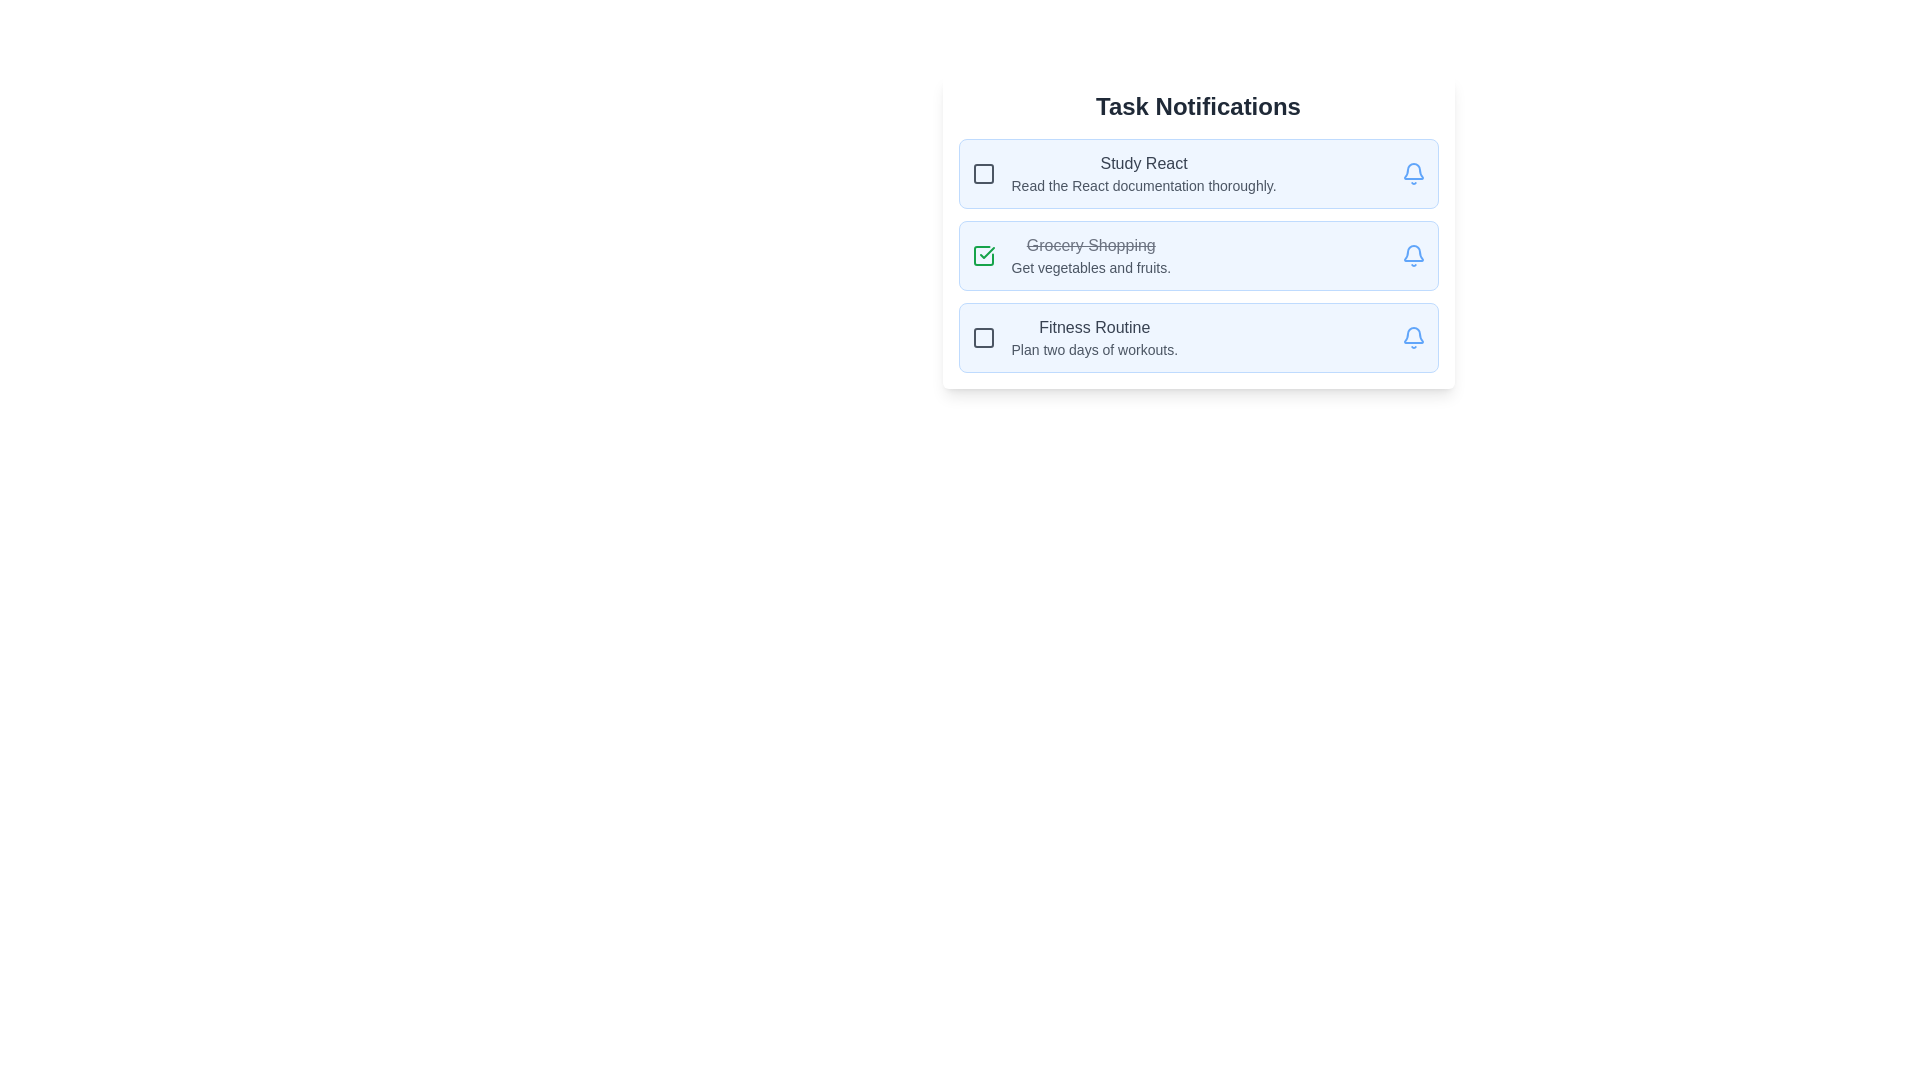 Image resolution: width=1920 pixels, height=1080 pixels. Describe the element at coordinates (1090, 254) in the screenshot. I see `text content of the completed task description label located in the second row under 'Task Notifications', which is styled with a strike-through to indicate completion` at that location.